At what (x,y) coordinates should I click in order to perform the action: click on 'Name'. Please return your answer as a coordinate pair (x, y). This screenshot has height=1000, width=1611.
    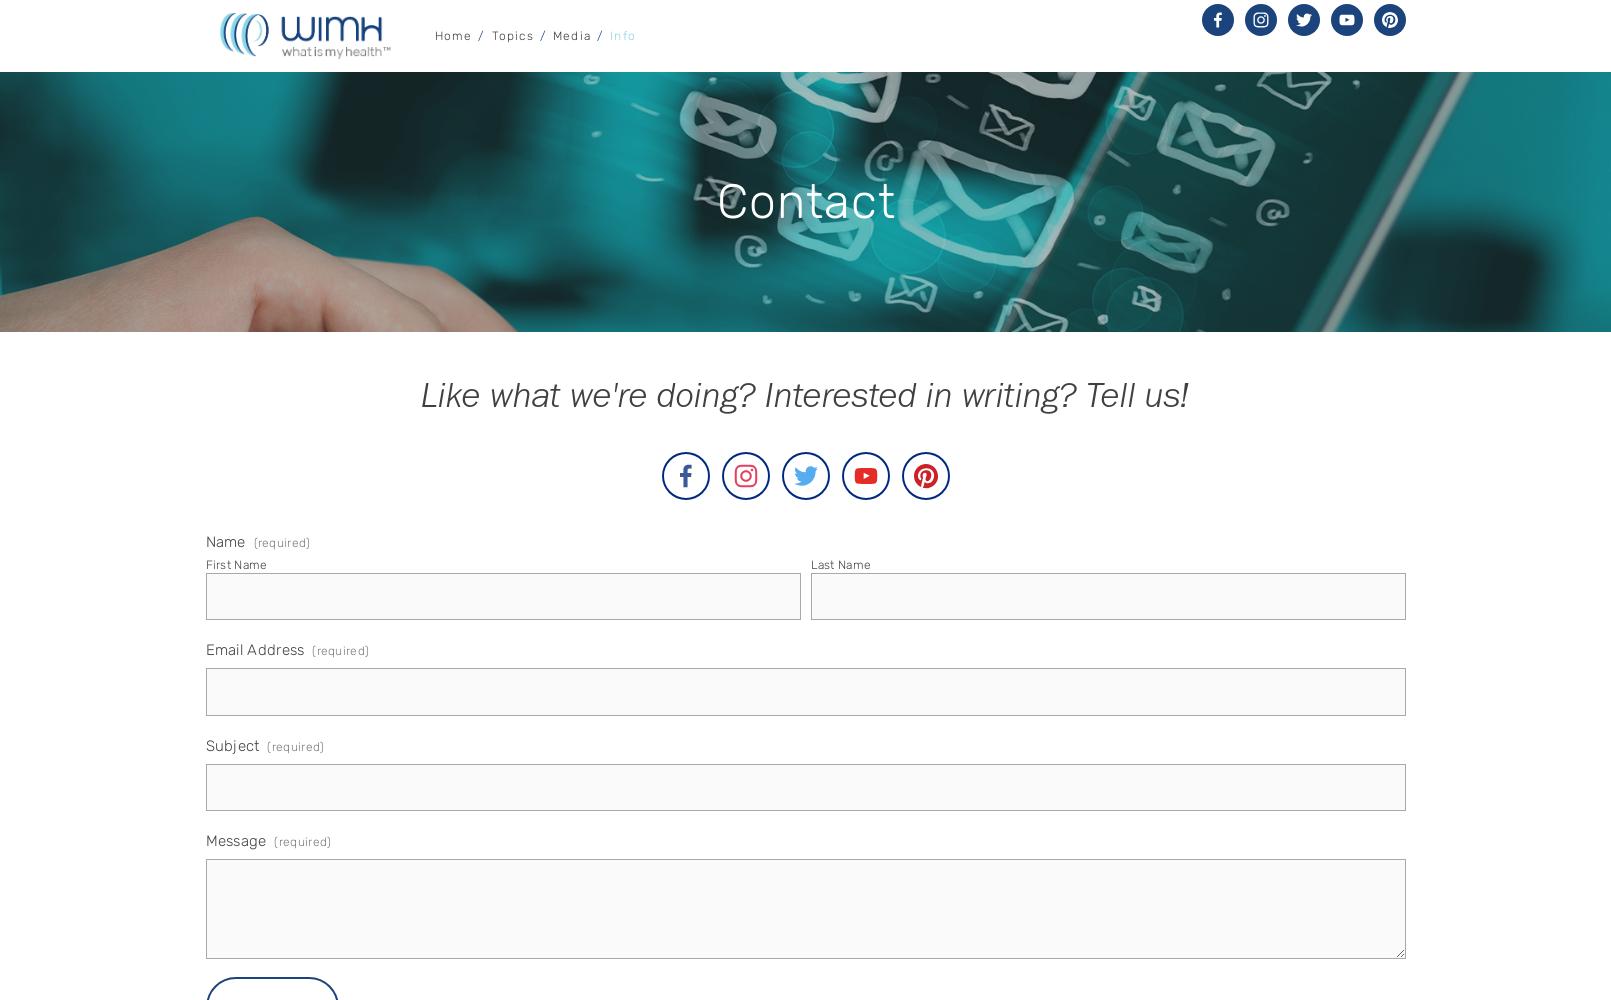
    Looking at the image, I should click on (224, 541).